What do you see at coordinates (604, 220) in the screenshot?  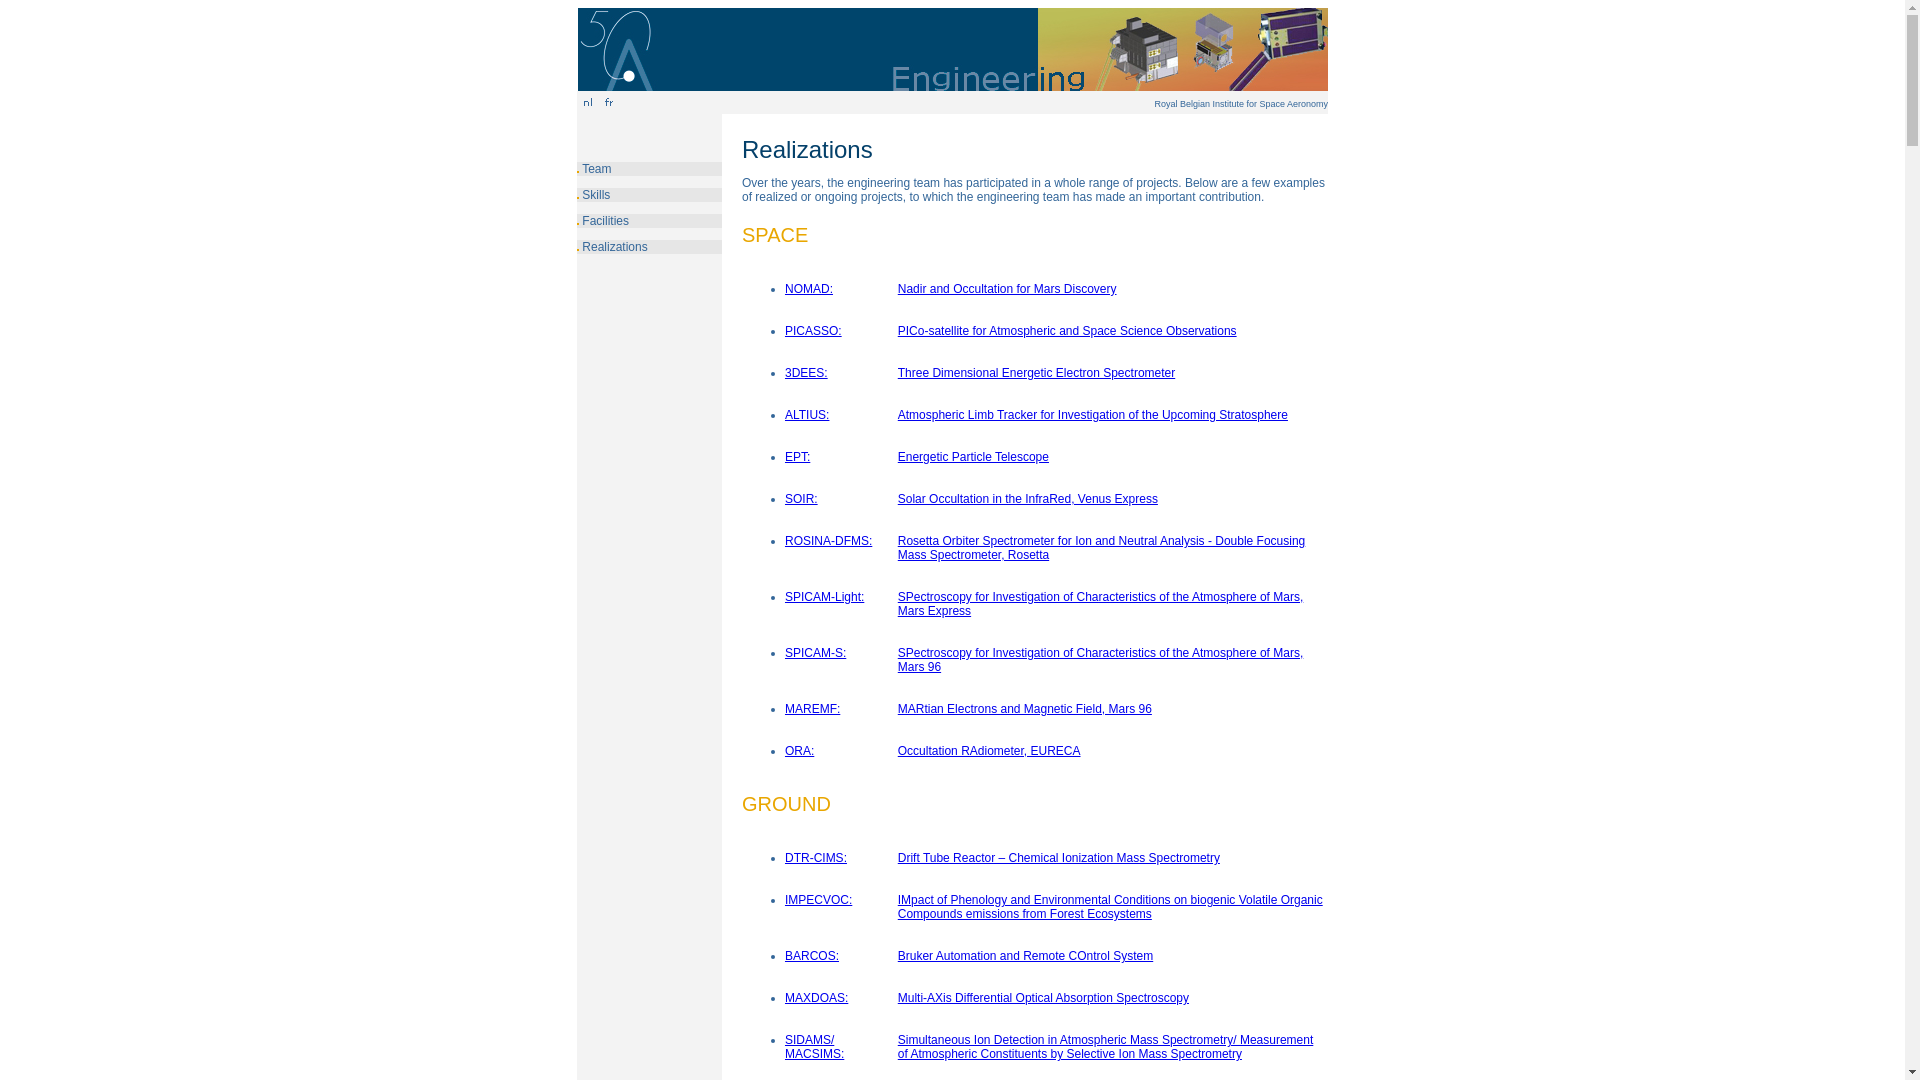 I see `'Facilities'` at bounding box center [604, 220].